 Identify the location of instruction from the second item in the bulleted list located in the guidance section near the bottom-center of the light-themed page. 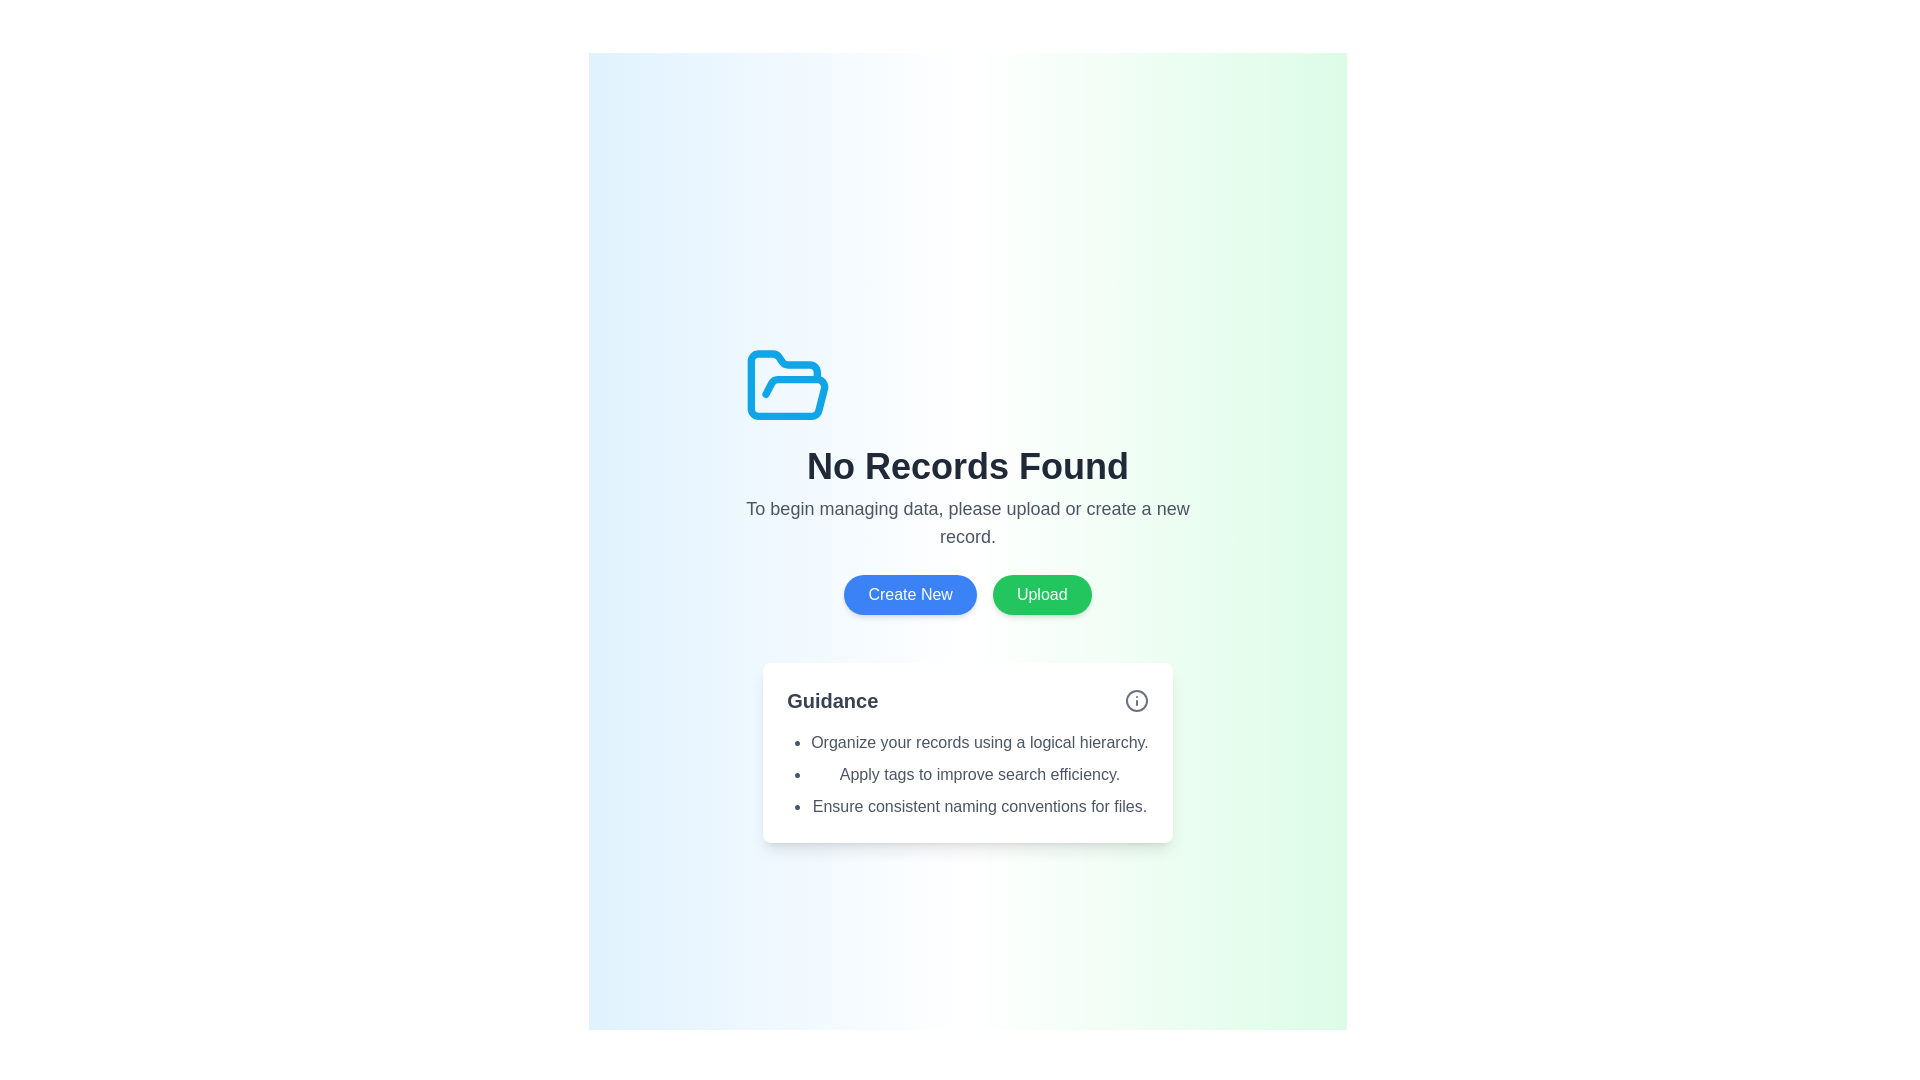
(979, 774).